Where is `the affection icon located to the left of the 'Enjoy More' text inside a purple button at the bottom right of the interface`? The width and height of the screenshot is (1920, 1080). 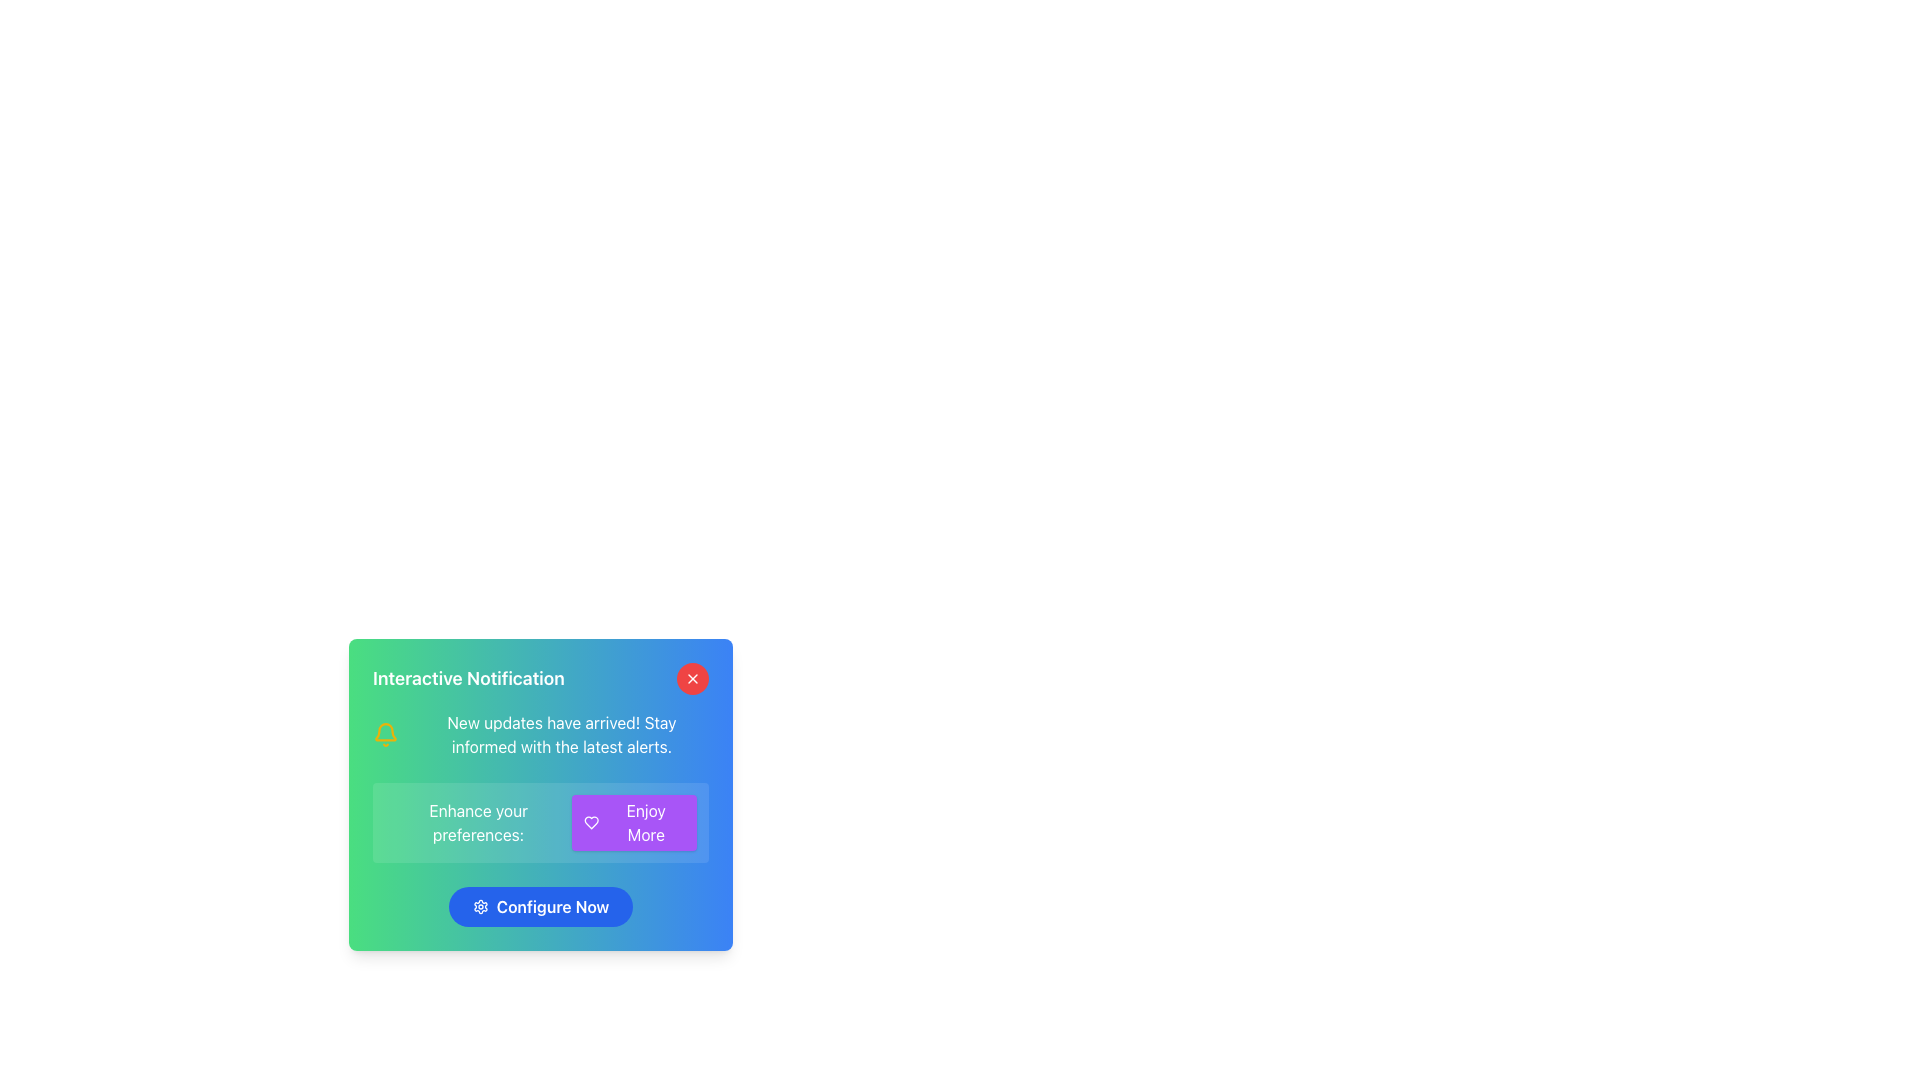
the affection icon located to the left of the 'Enjoy More' text inside a purple button at the bottom right of the interface is located at coordinates (590, 822).